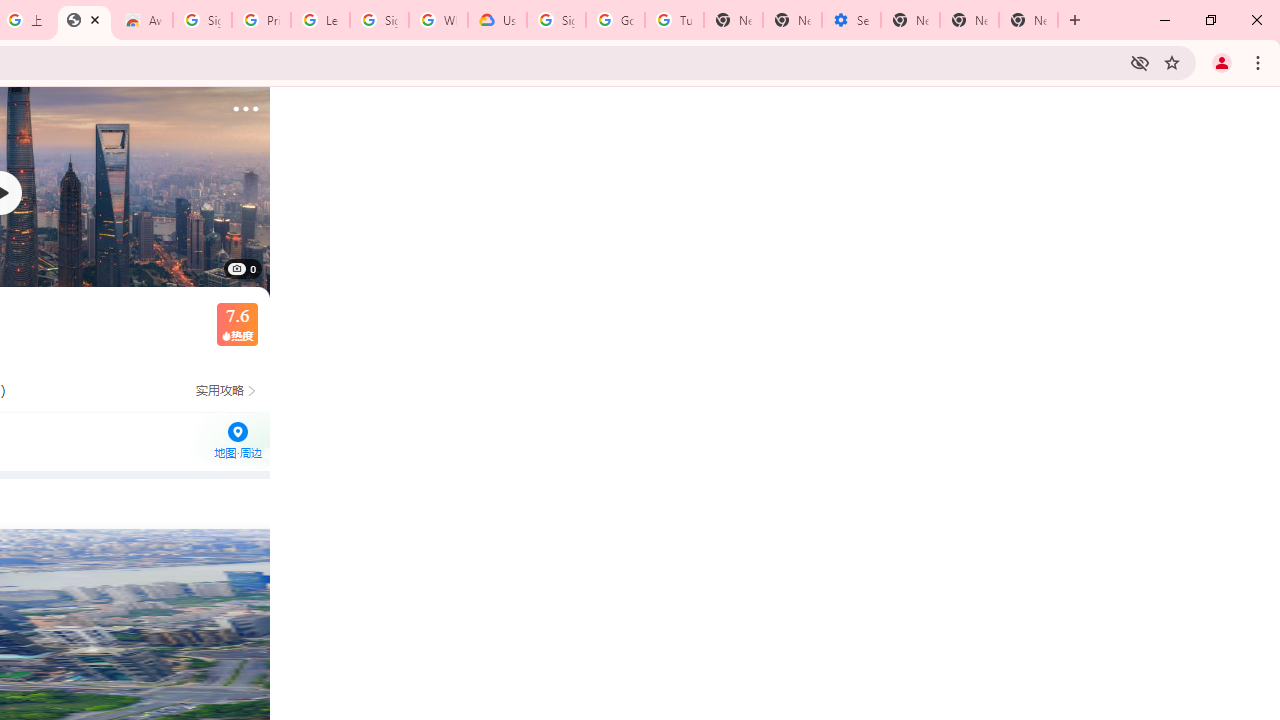  I want to click on 'Settings - Addresses and more', so click(851, 20).